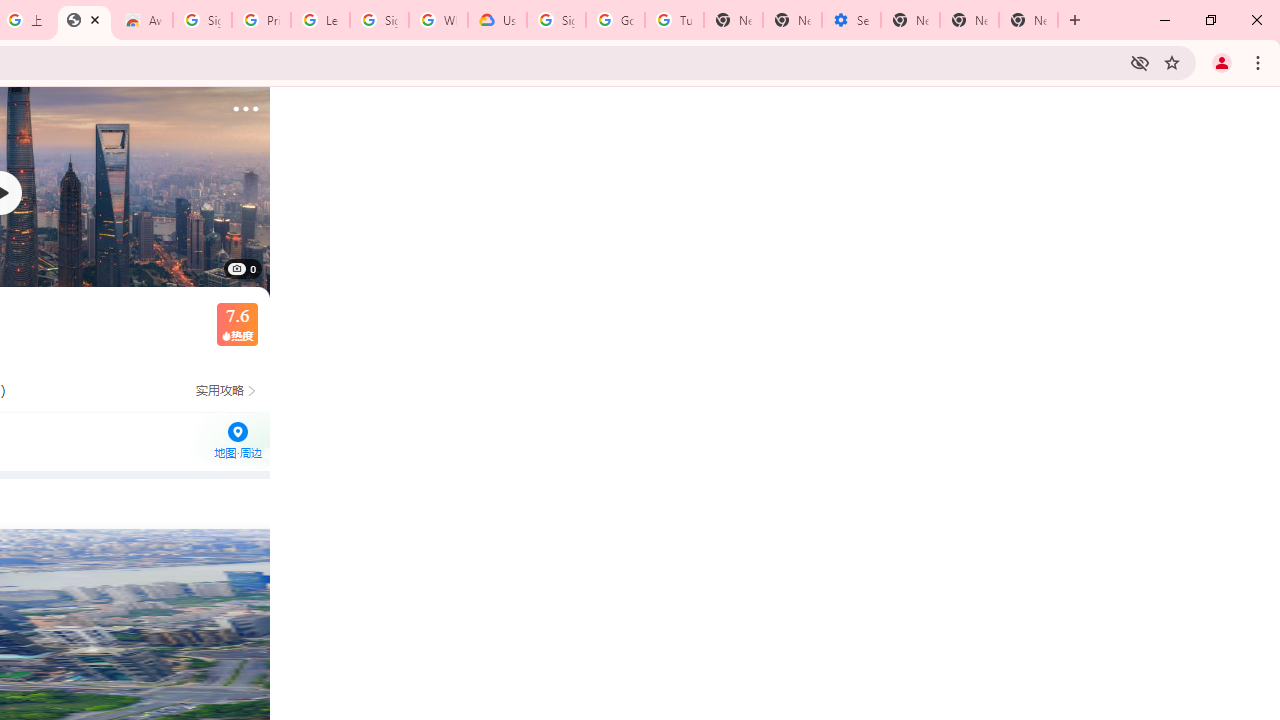  I want to click on 'Settings - Addresses and more', so click(851, 20).